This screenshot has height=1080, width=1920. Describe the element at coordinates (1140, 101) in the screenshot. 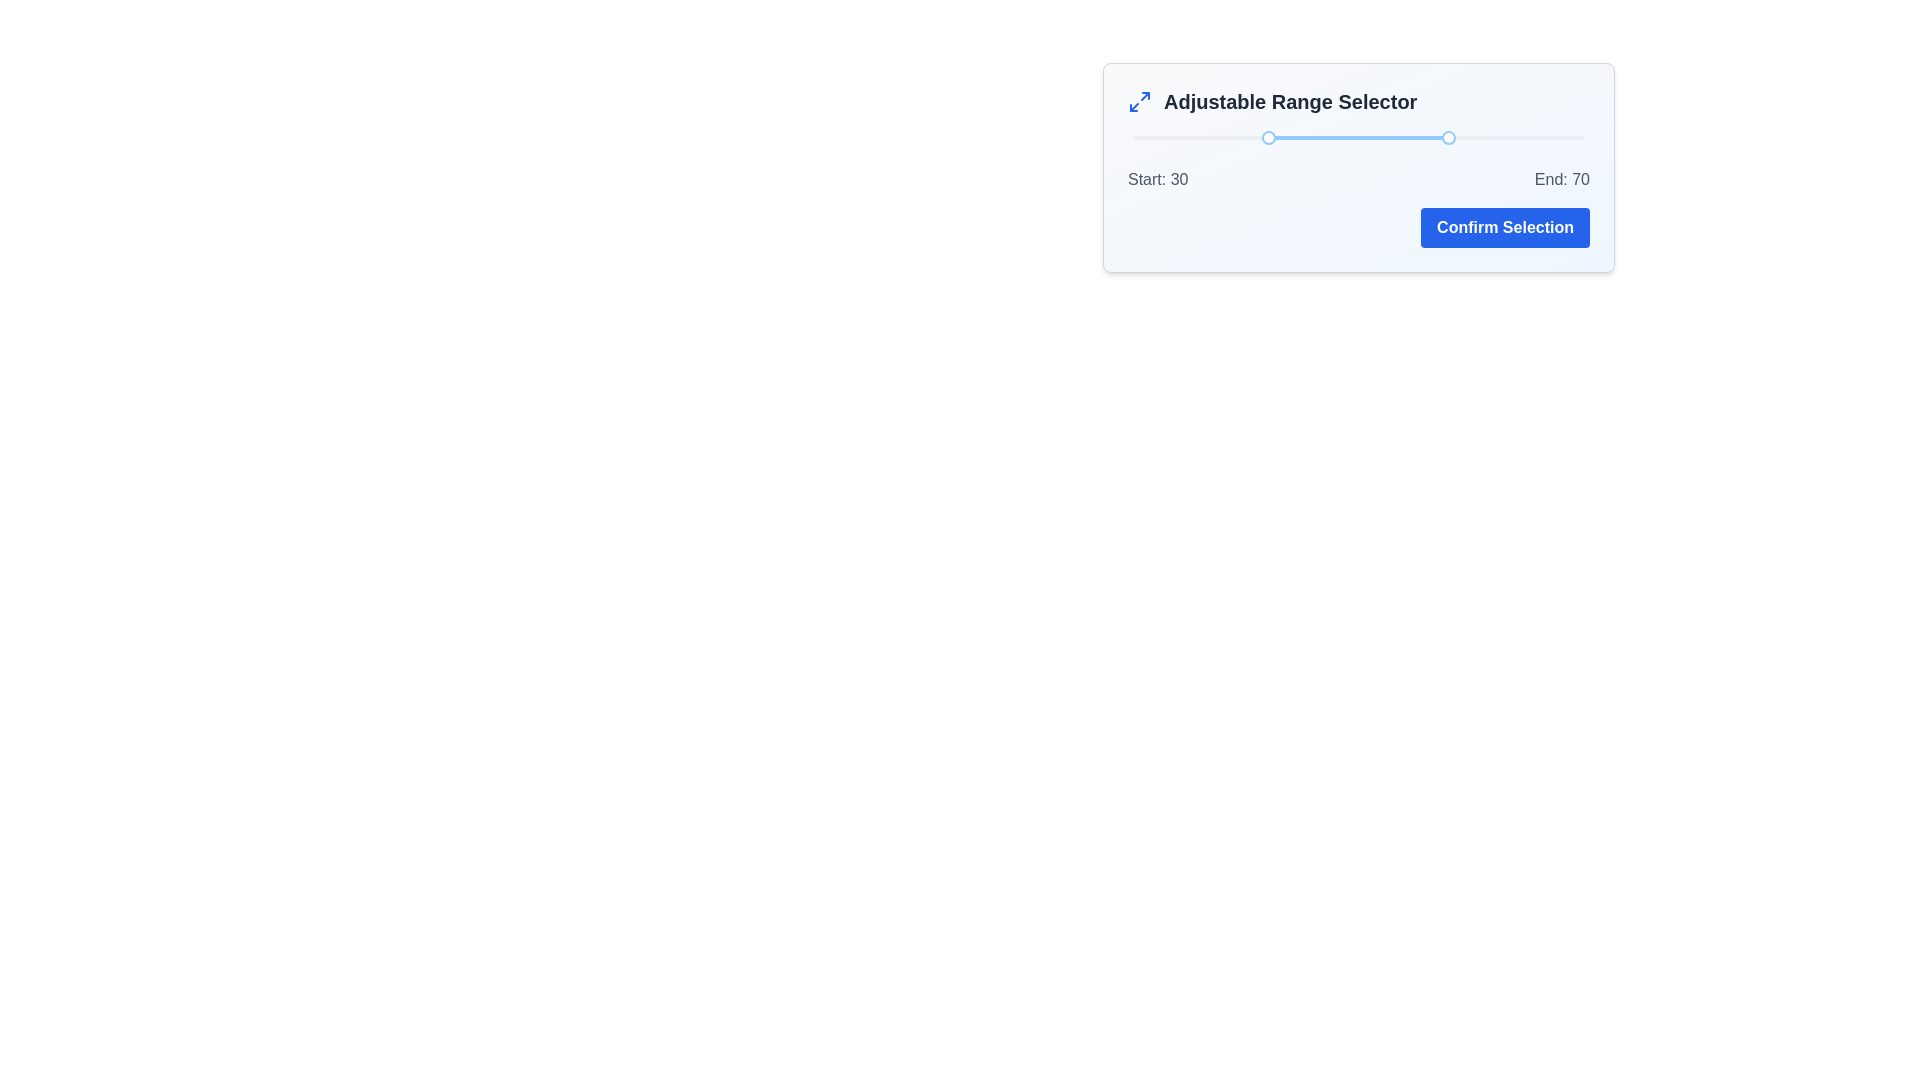

I see `the blue icon button resembling two arrows pointing diagonally outward, which is used for maximization` at that location.